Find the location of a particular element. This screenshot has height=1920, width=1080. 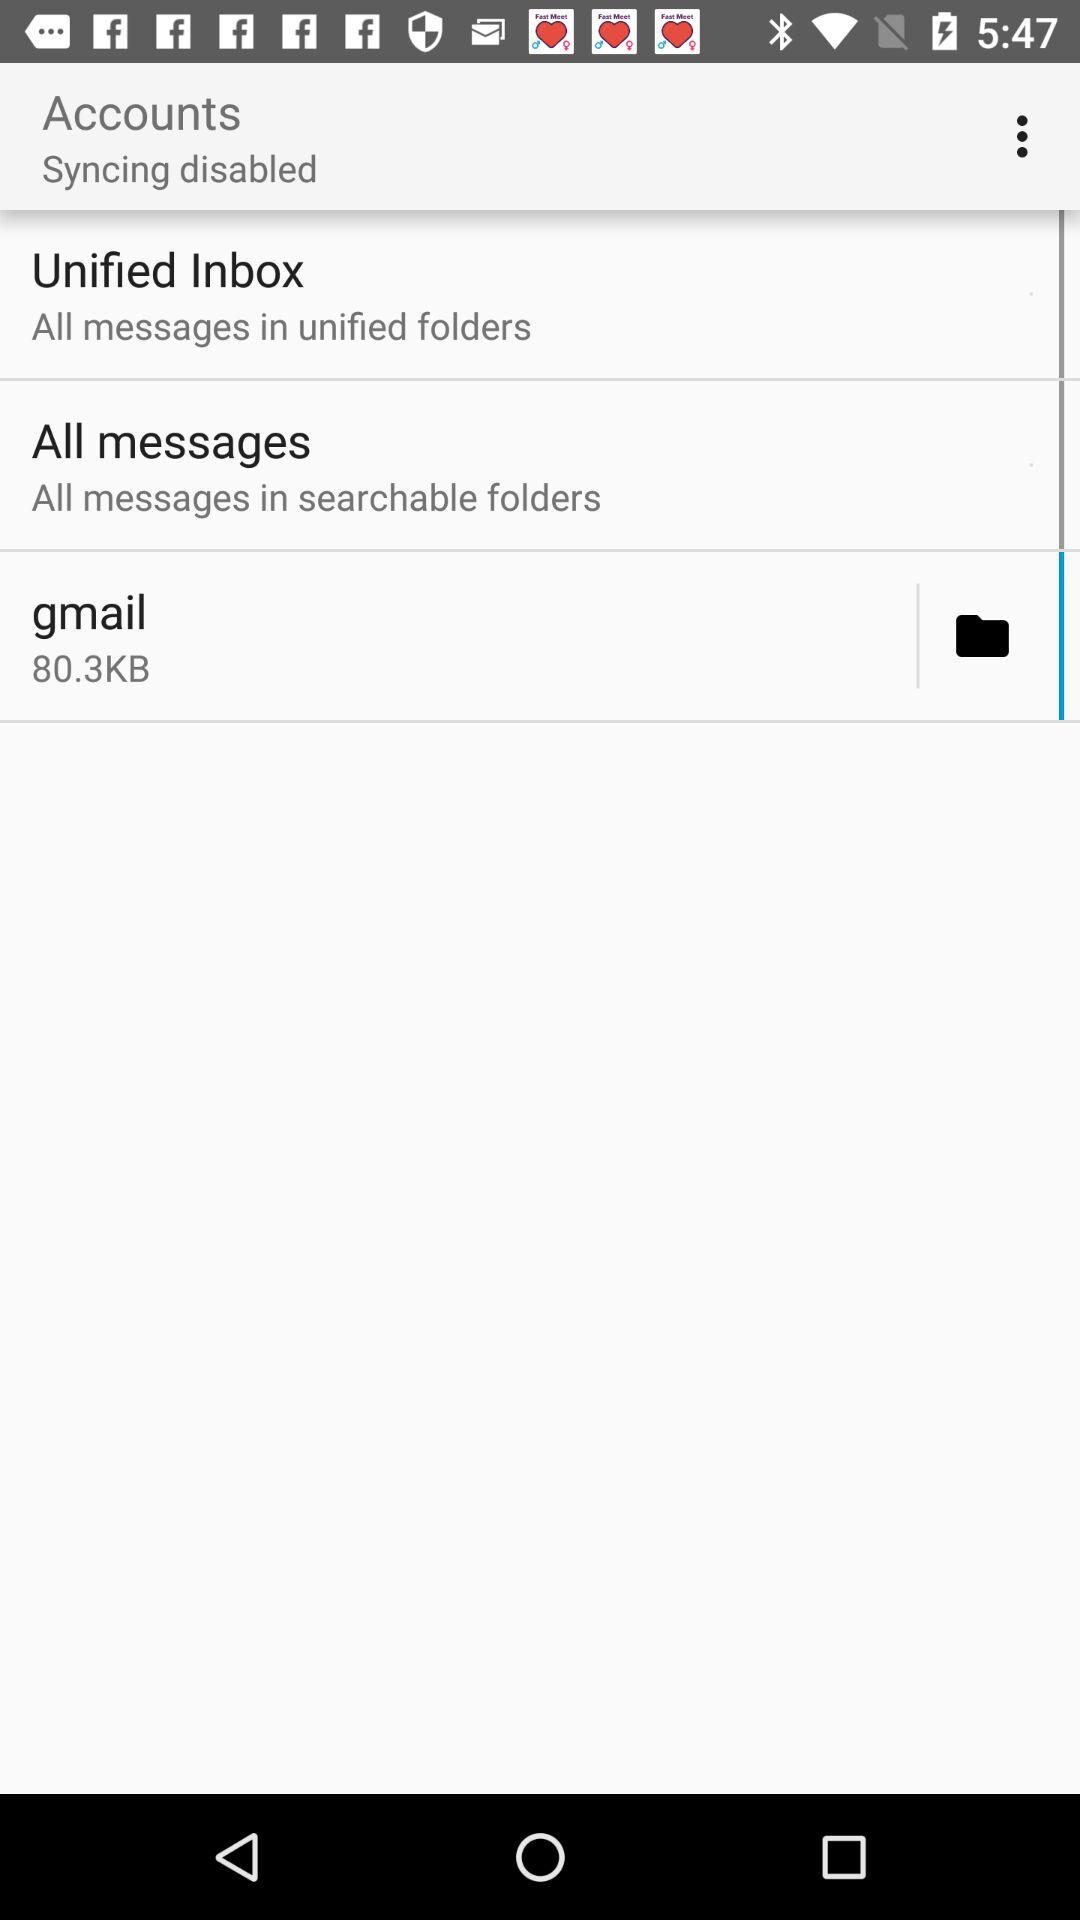

icon to the right of gmail item is located at coordinates (918, 635).